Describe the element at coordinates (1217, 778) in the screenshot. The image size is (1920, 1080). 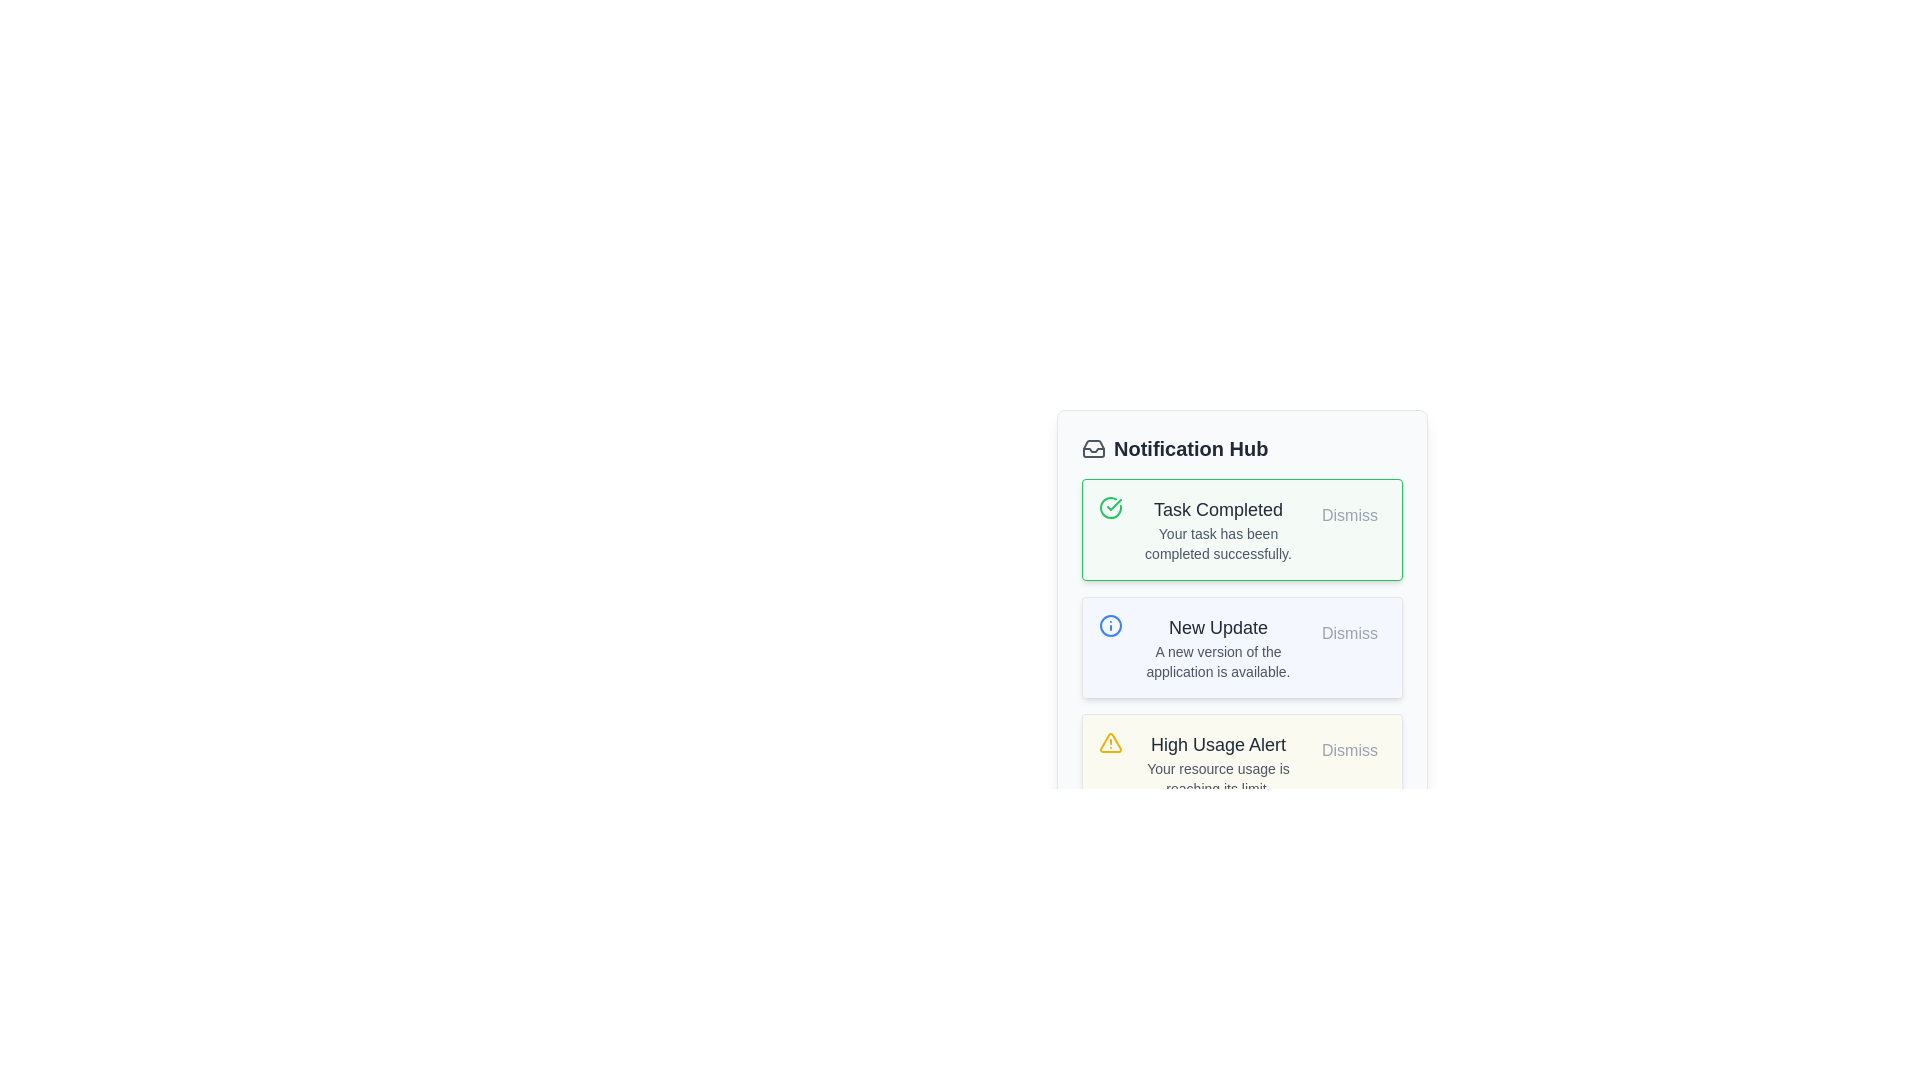
I see `the text label that displays 'Your resource usage is reaching its limit.' located within the 'High Usage Alert' notification` at that location.